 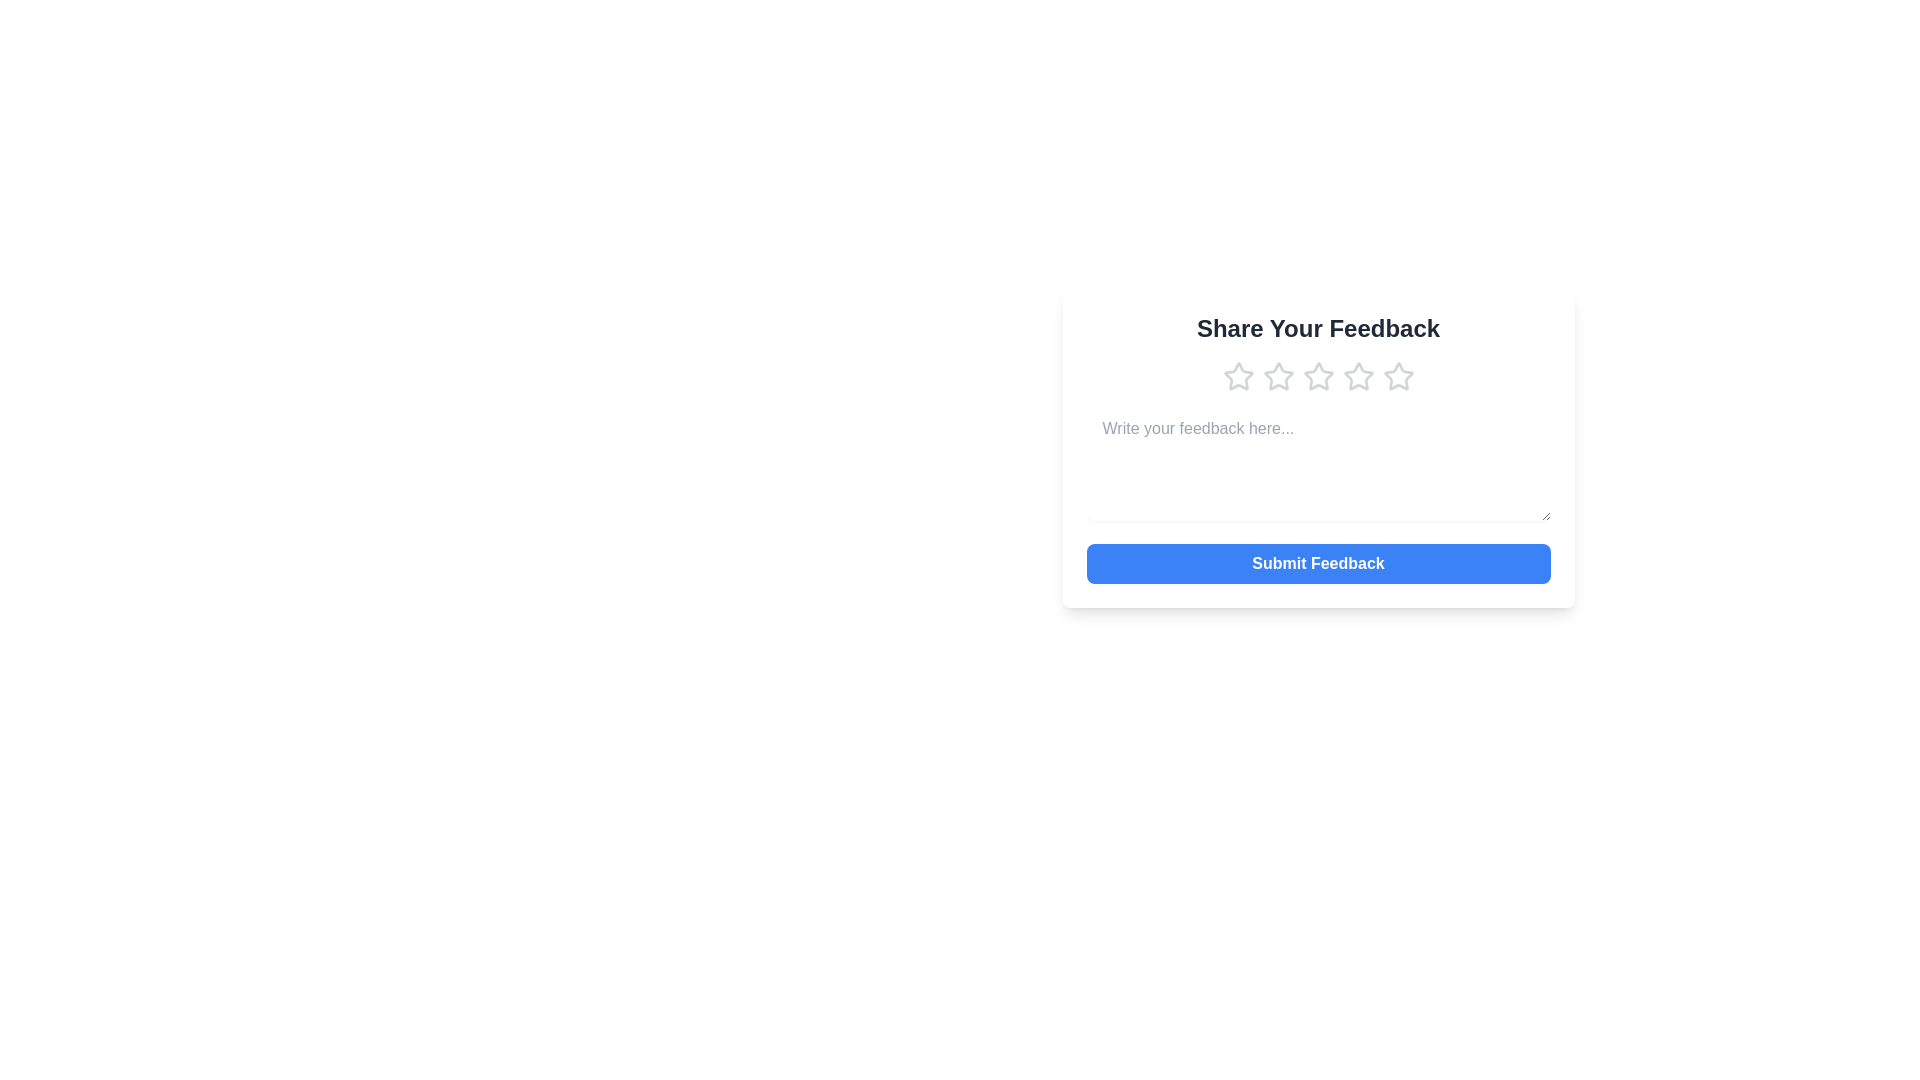 What do you see at coordinates (1358, 375) in the screenshot?
I see `the fourth star-shaped icon in the five-star rating bar, which is outlined in gray with a hollow center` at bounding box center [1358, 375].